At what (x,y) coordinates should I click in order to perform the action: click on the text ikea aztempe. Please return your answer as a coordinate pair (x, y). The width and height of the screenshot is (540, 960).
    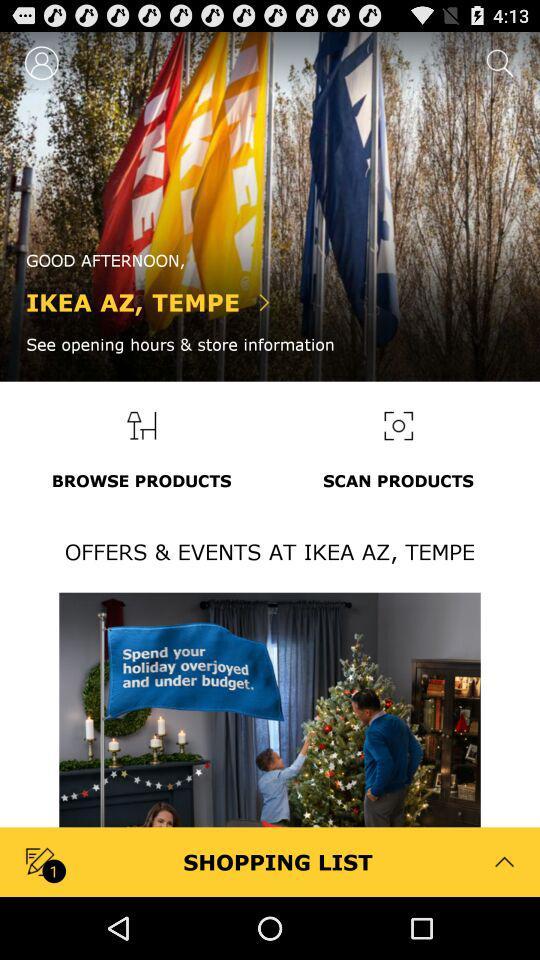
    Looking at the image, I should click on (180, 333).